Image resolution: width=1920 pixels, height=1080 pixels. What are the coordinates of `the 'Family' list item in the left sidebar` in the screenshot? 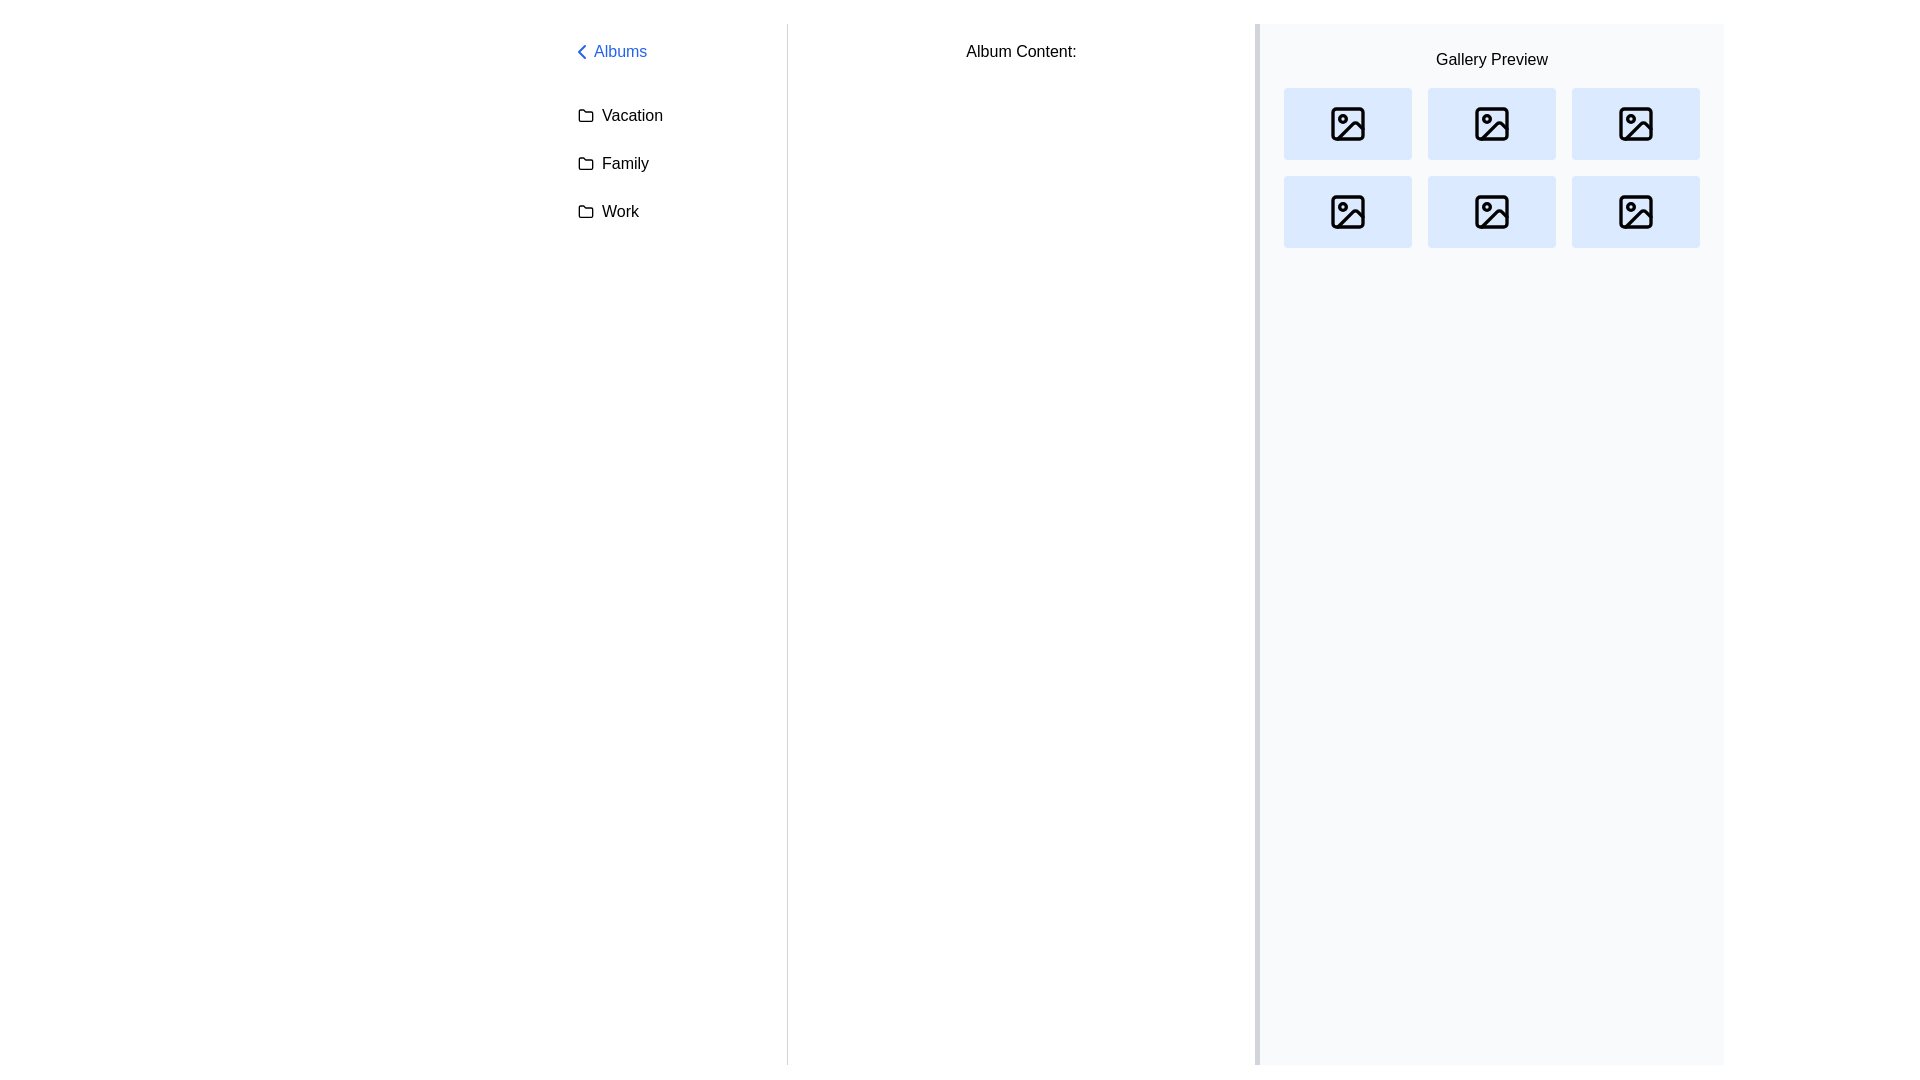 It's located at (670, 163).